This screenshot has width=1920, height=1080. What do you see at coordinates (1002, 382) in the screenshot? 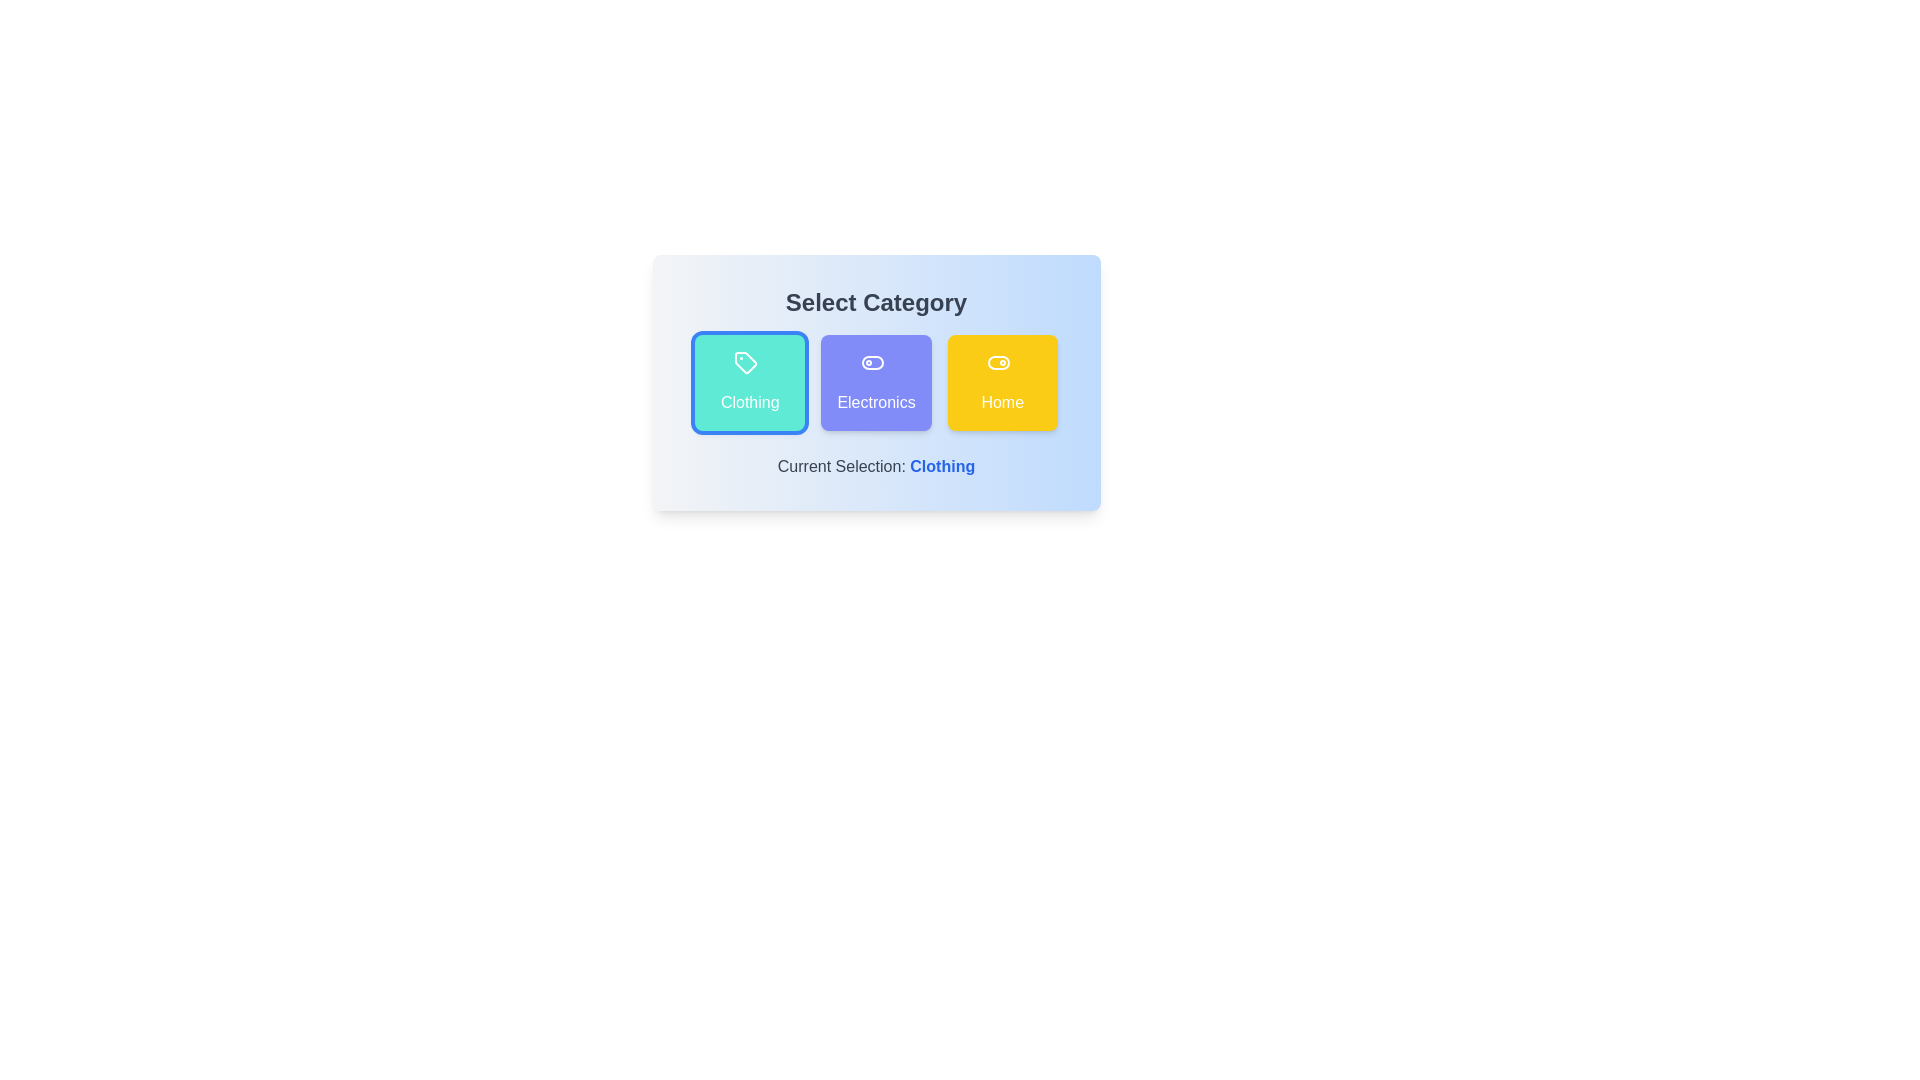
I see `the 'Home' button to select the 'Home' category` at bounding box center [1002, 382].